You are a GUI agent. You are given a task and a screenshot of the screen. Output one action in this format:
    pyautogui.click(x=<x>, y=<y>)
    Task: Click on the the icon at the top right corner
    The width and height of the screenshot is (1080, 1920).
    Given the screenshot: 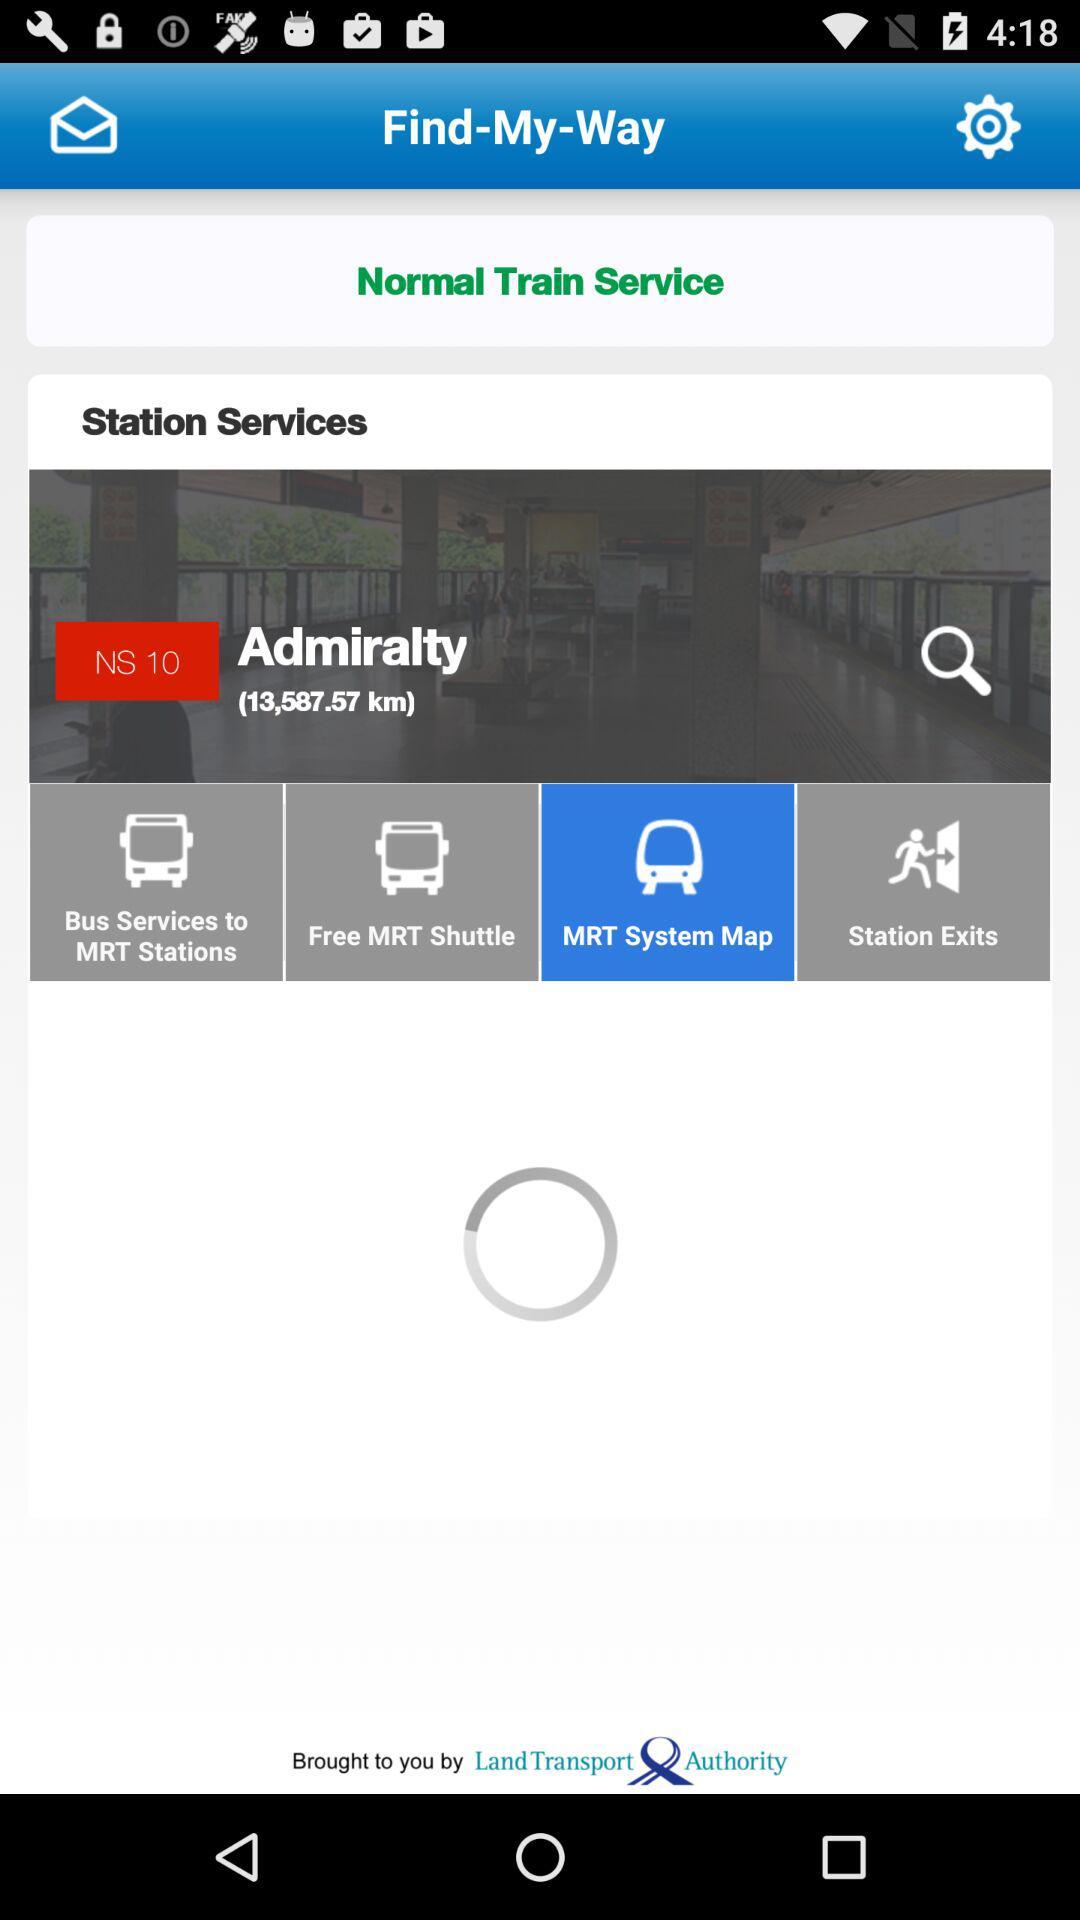 What is the action you would take?
    pyautogui.click(x=987, y=124)
    